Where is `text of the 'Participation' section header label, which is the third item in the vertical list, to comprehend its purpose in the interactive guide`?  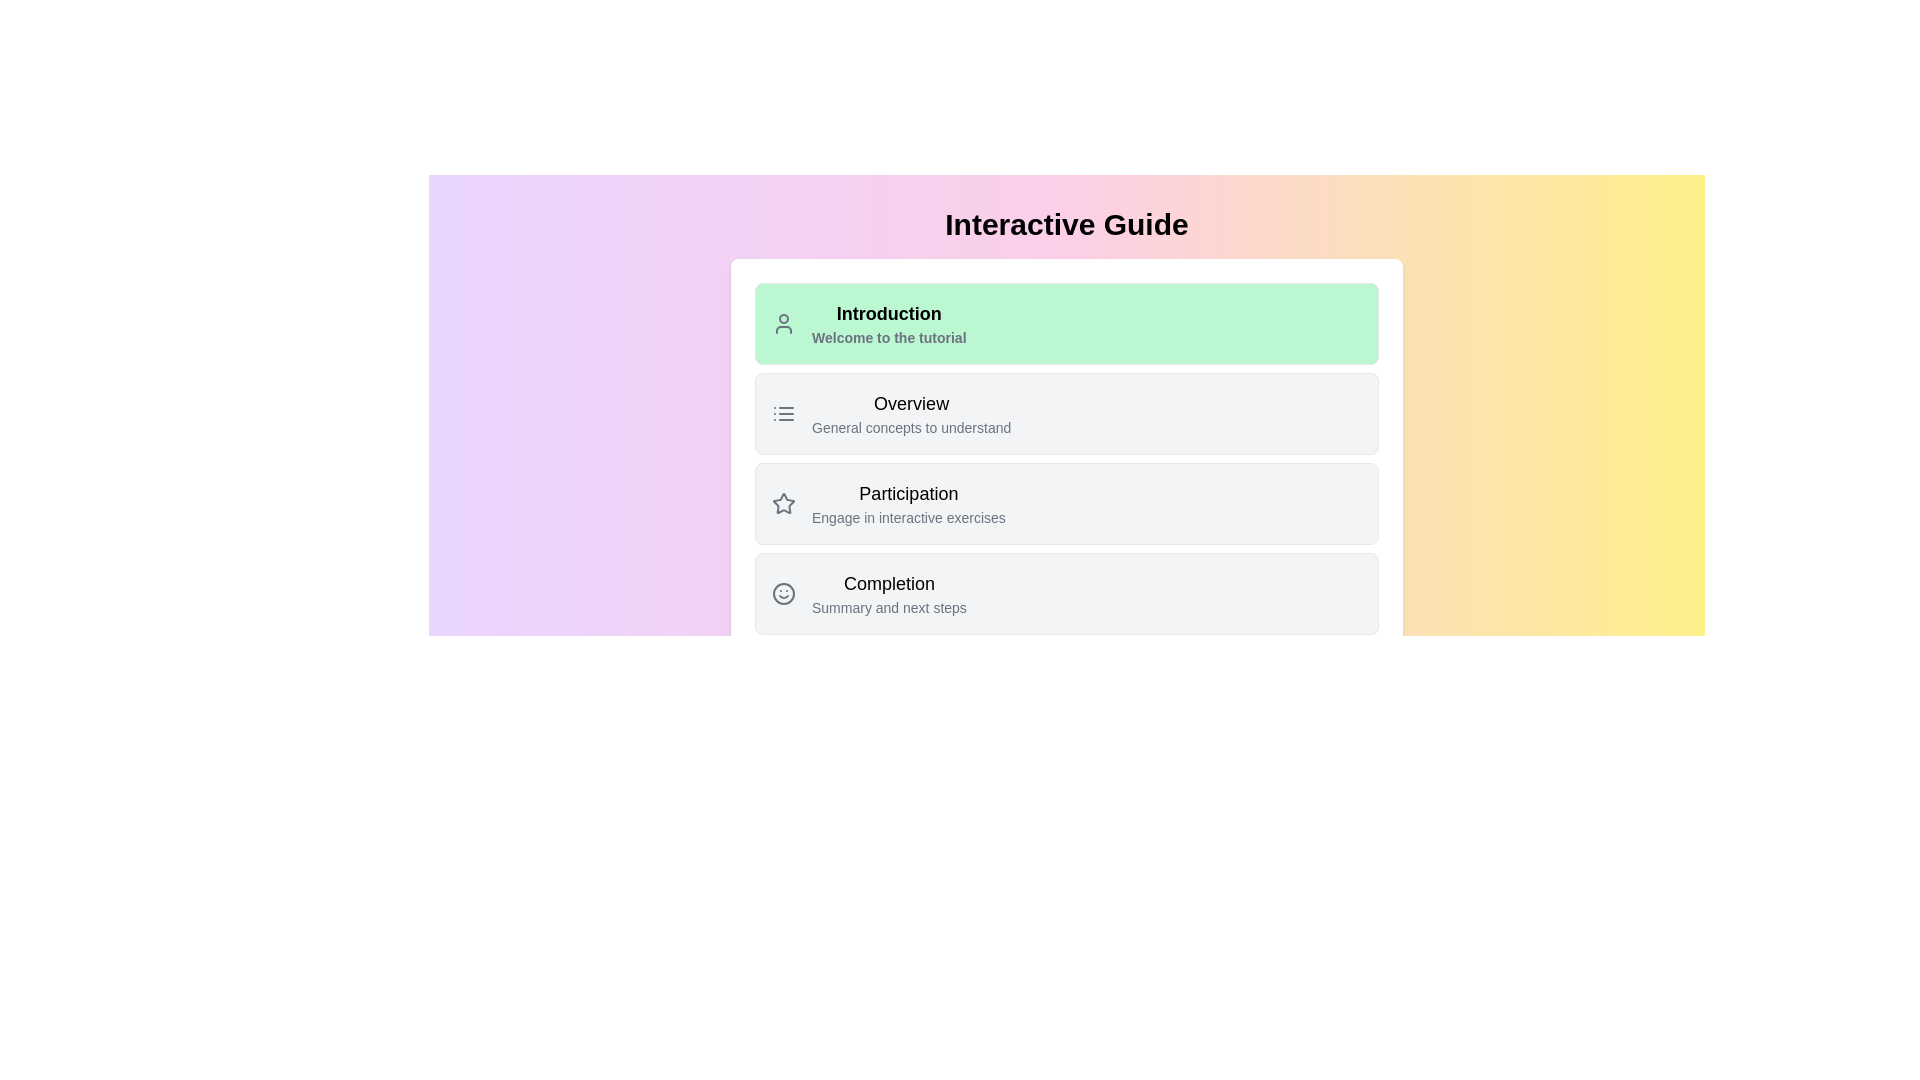
text of the 'Participation' section header label, which is the third item in the vertical list, to comprehend its purpose in the interactive guide is located at coordinates (907, 503).